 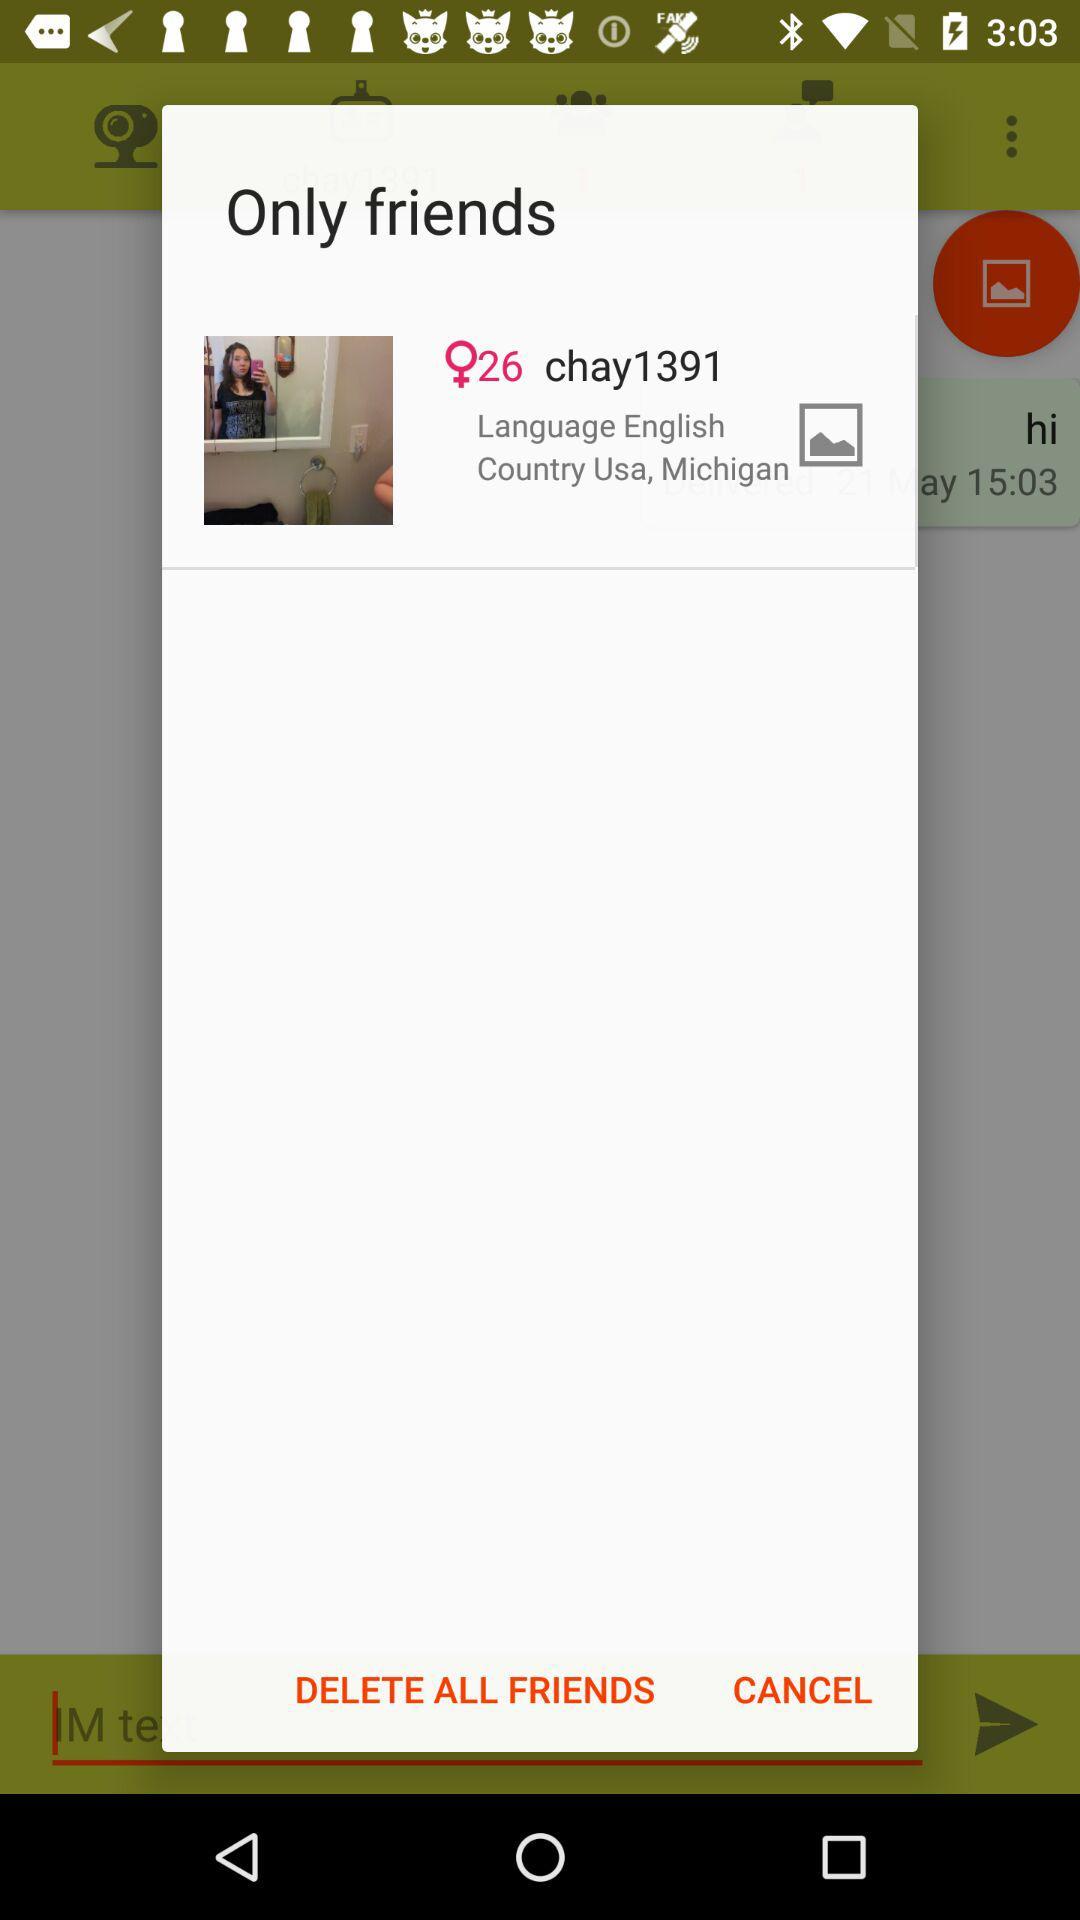 What do you see at coordinates (298, 429) in the screenshot?
I see `icon to the left of 26 item` at bounding box center [298, 429].